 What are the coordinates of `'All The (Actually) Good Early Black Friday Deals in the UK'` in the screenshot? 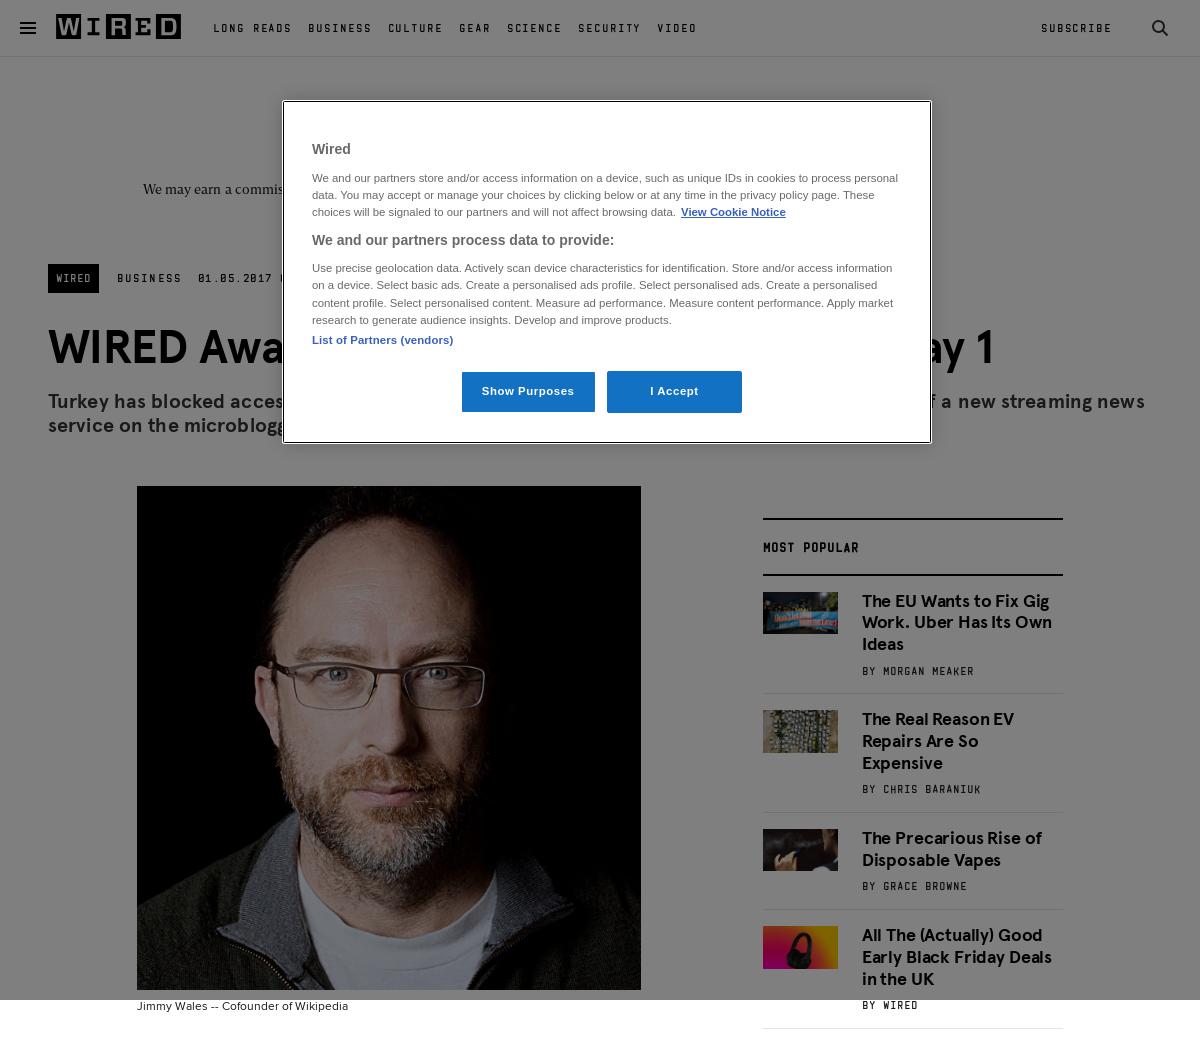 It's located at (956, 957).